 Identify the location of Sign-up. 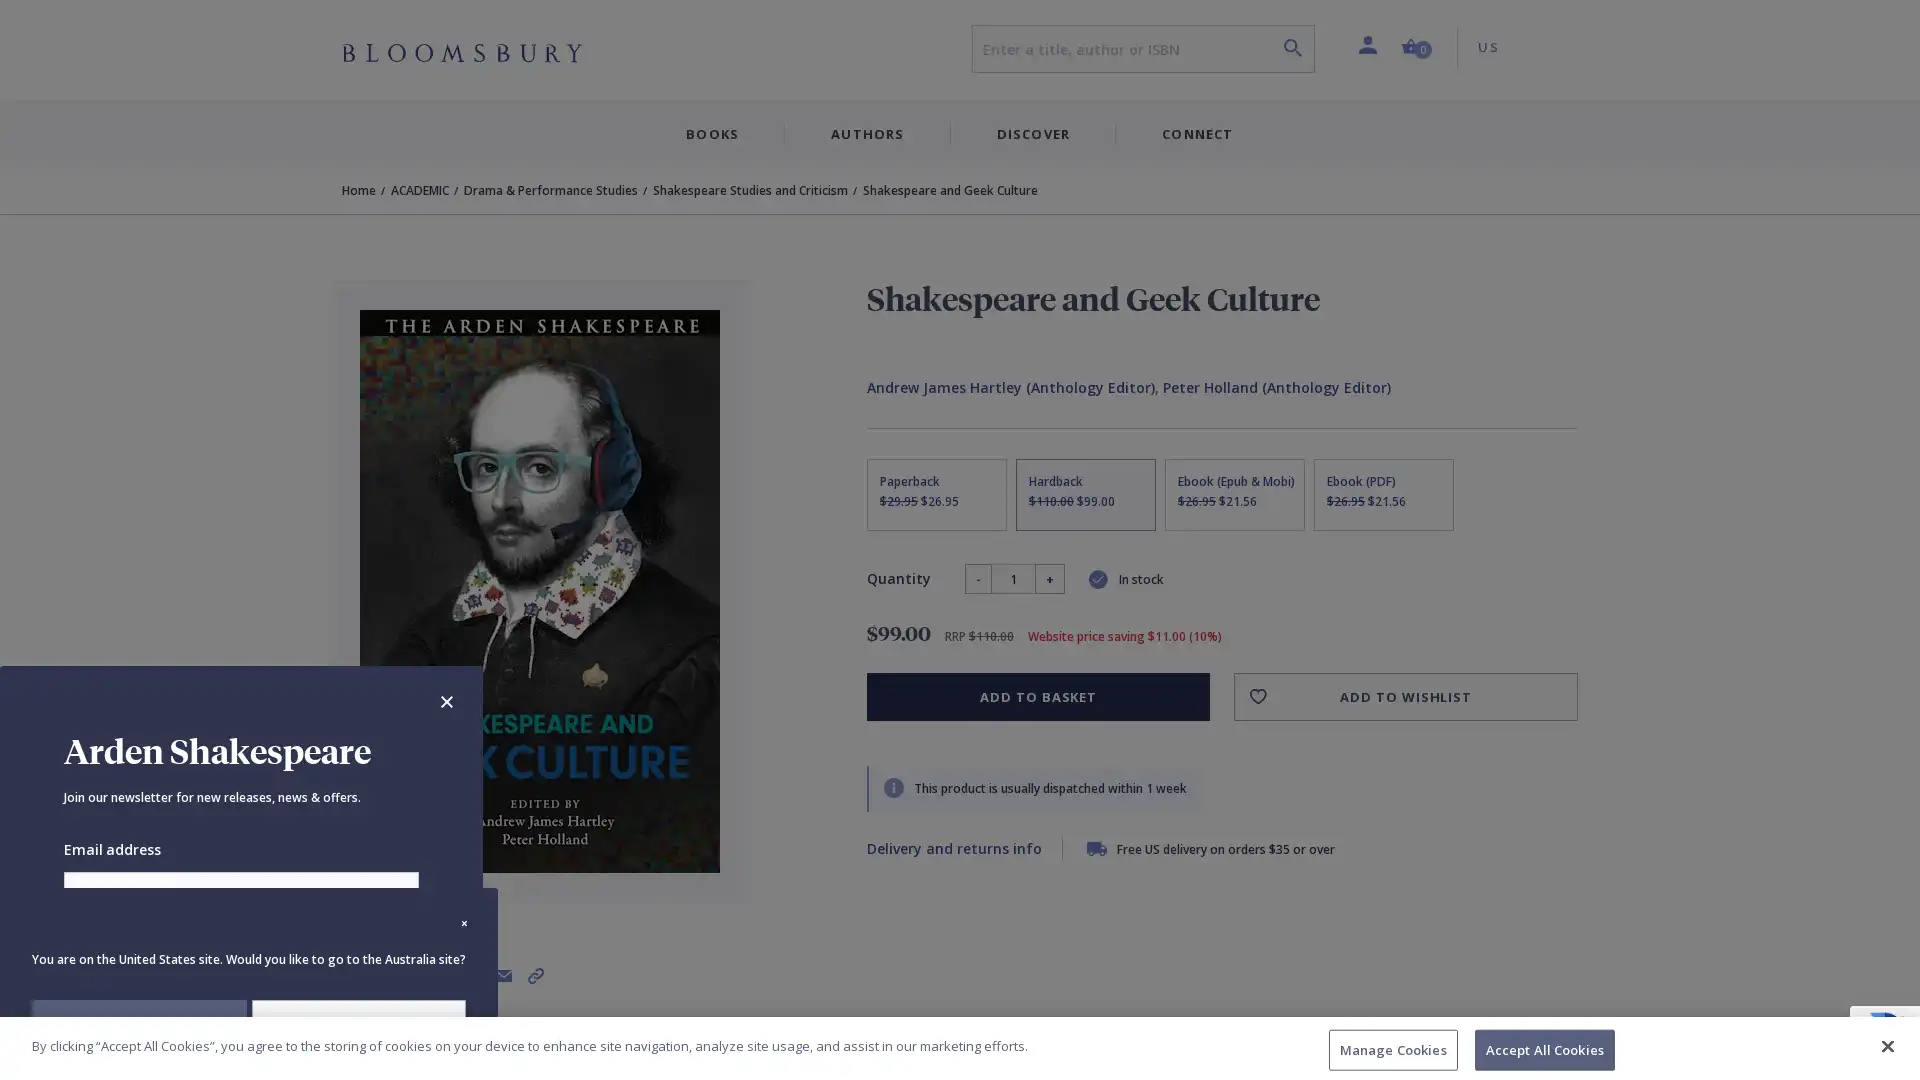
(240, 956).